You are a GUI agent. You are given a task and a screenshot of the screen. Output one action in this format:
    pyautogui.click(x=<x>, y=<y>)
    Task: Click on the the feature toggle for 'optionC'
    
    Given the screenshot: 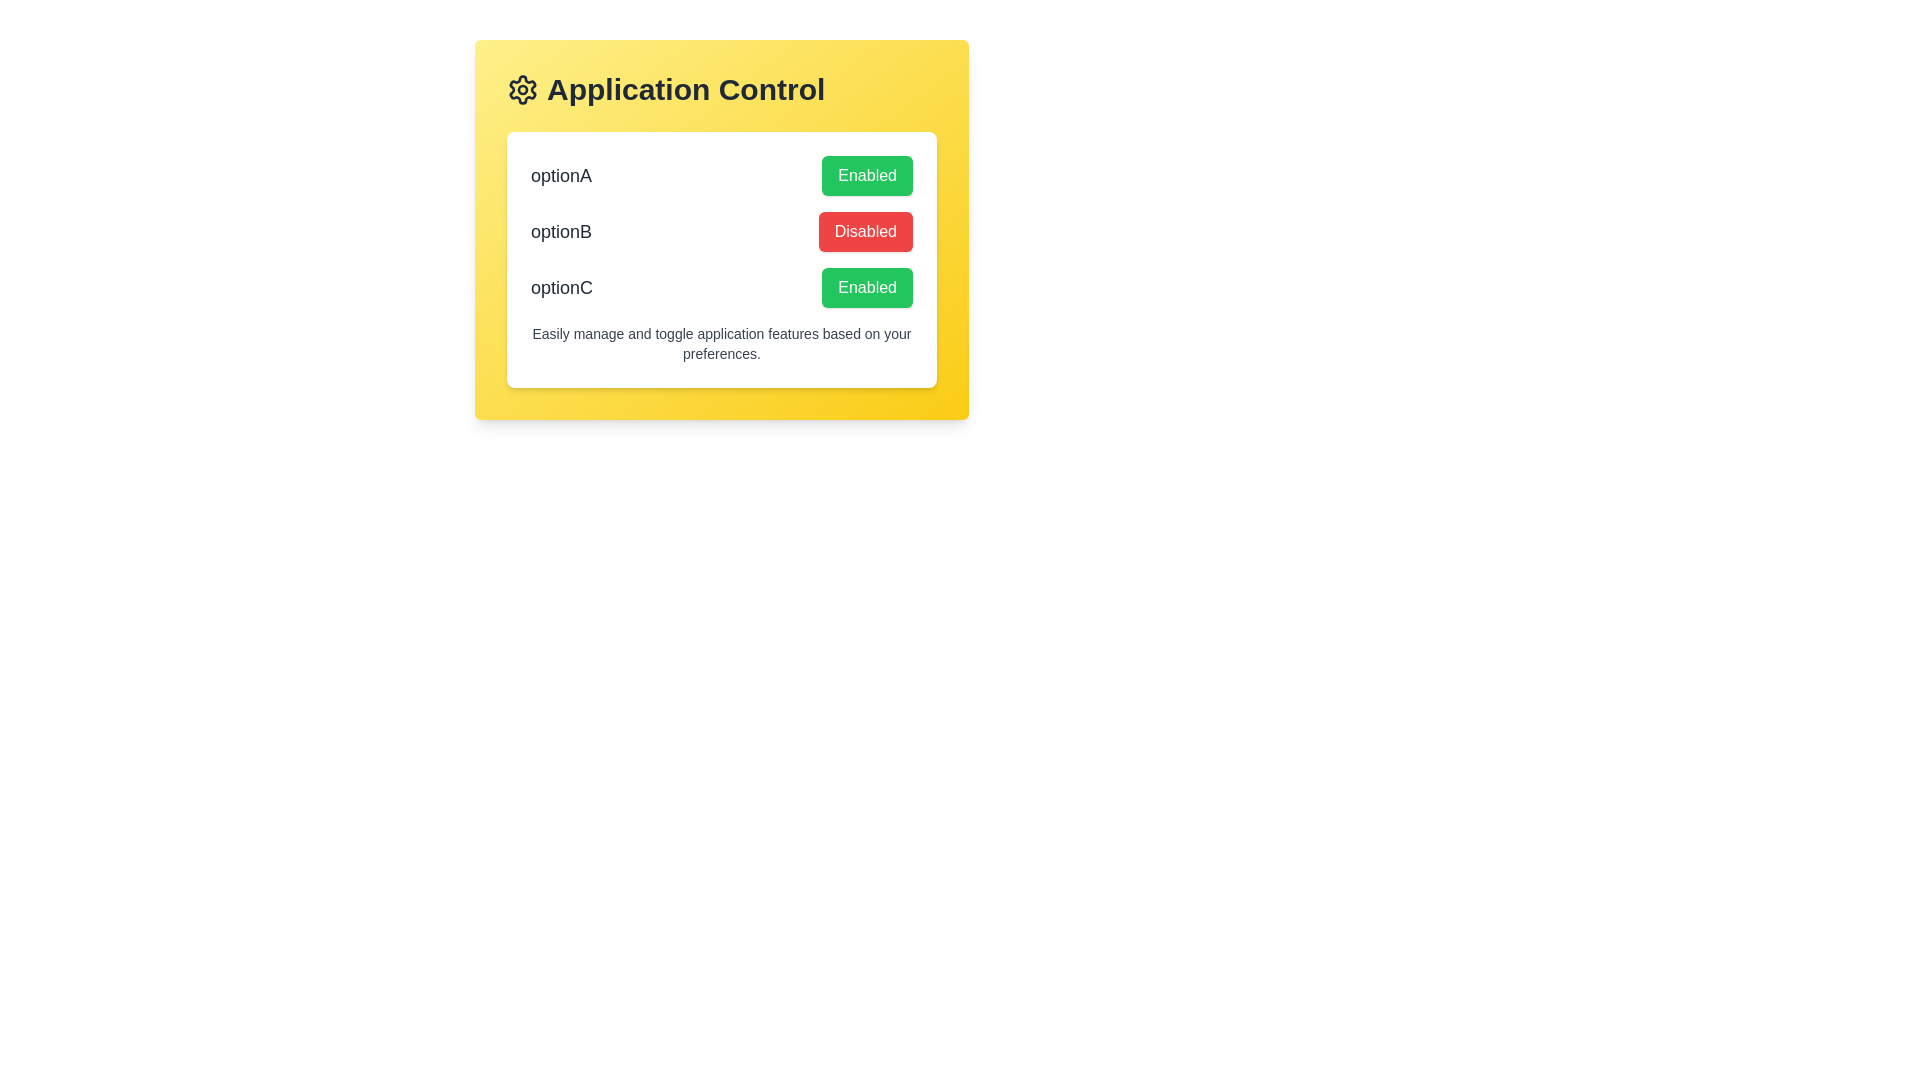 What is the action you would take?
    pyautogui.click(x=720, y=288)
    